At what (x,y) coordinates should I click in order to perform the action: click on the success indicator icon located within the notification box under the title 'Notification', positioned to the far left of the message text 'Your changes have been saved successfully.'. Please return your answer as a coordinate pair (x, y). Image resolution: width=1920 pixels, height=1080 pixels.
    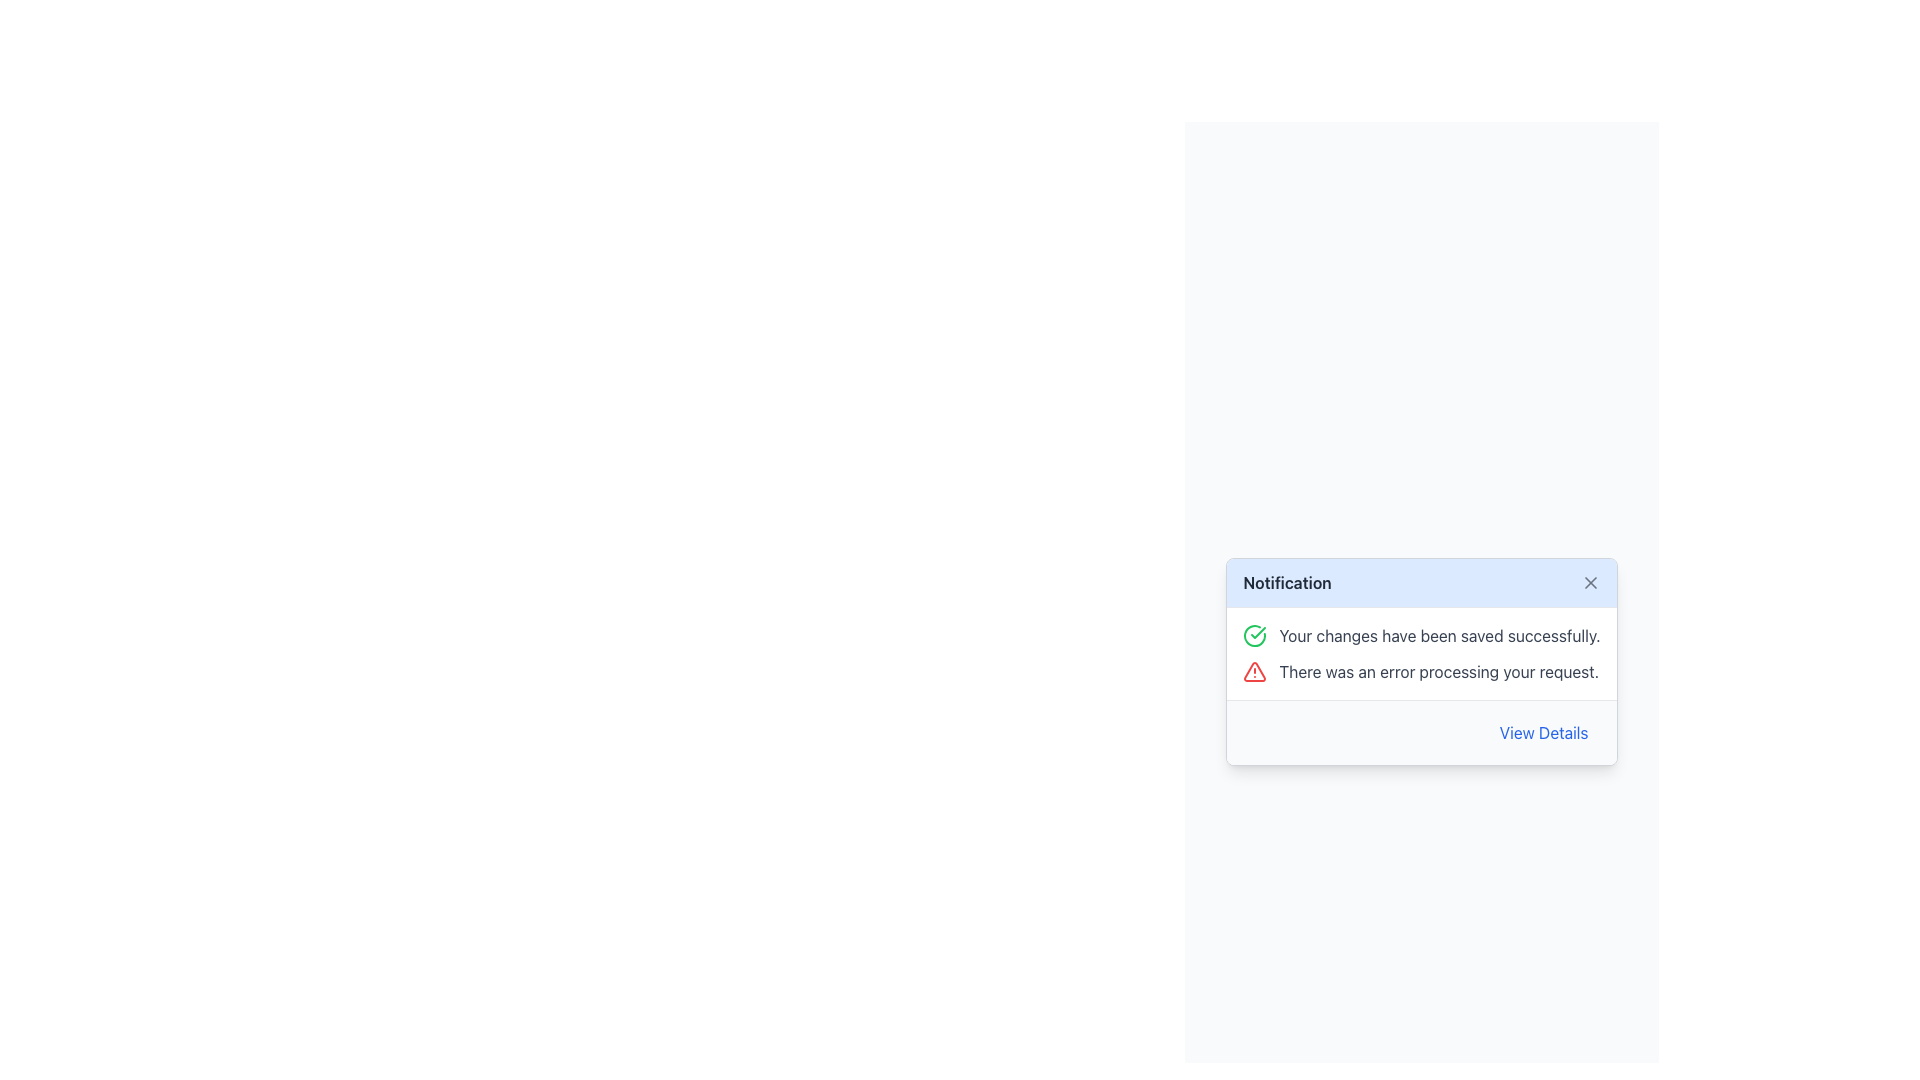
    Looking at the image, I should click on (1254, 636).